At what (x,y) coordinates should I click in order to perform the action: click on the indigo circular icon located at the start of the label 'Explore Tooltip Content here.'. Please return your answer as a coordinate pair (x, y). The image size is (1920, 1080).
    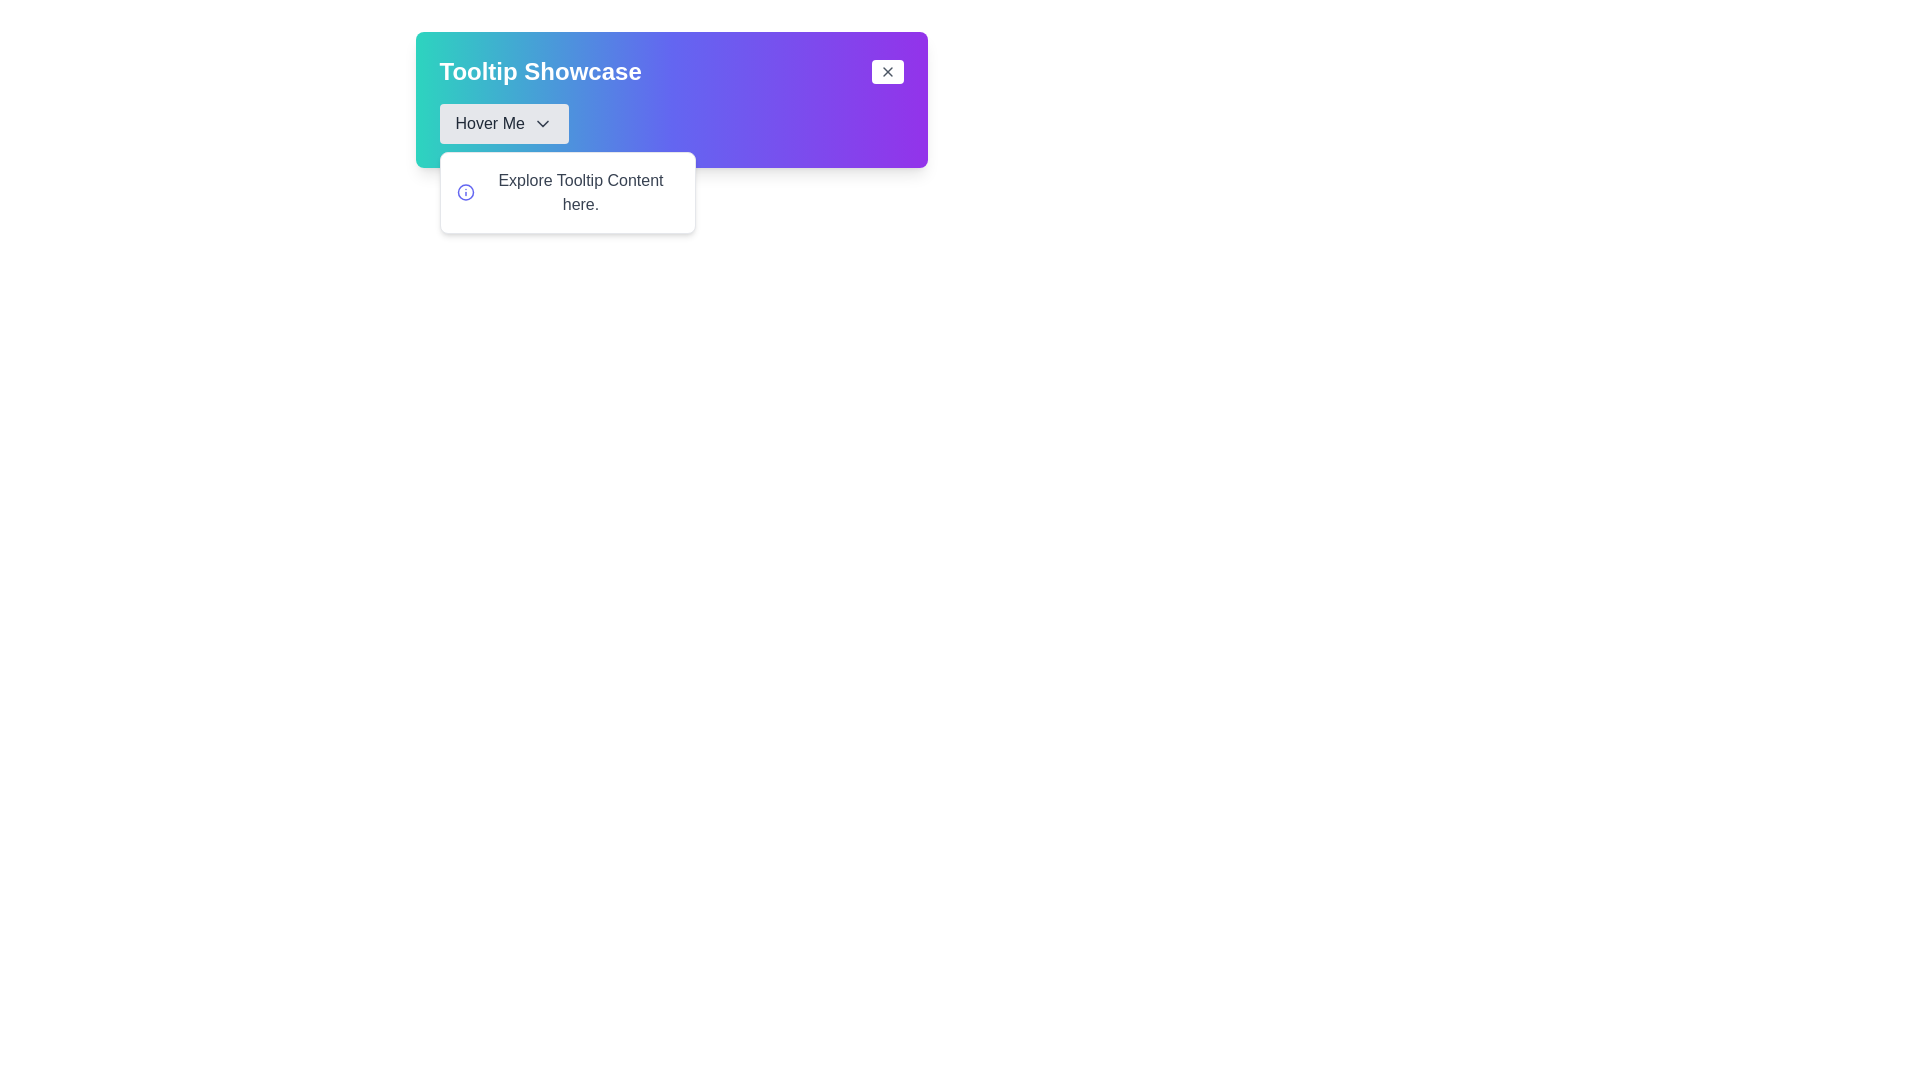
    Looking at the image, I should click on (464, 192).